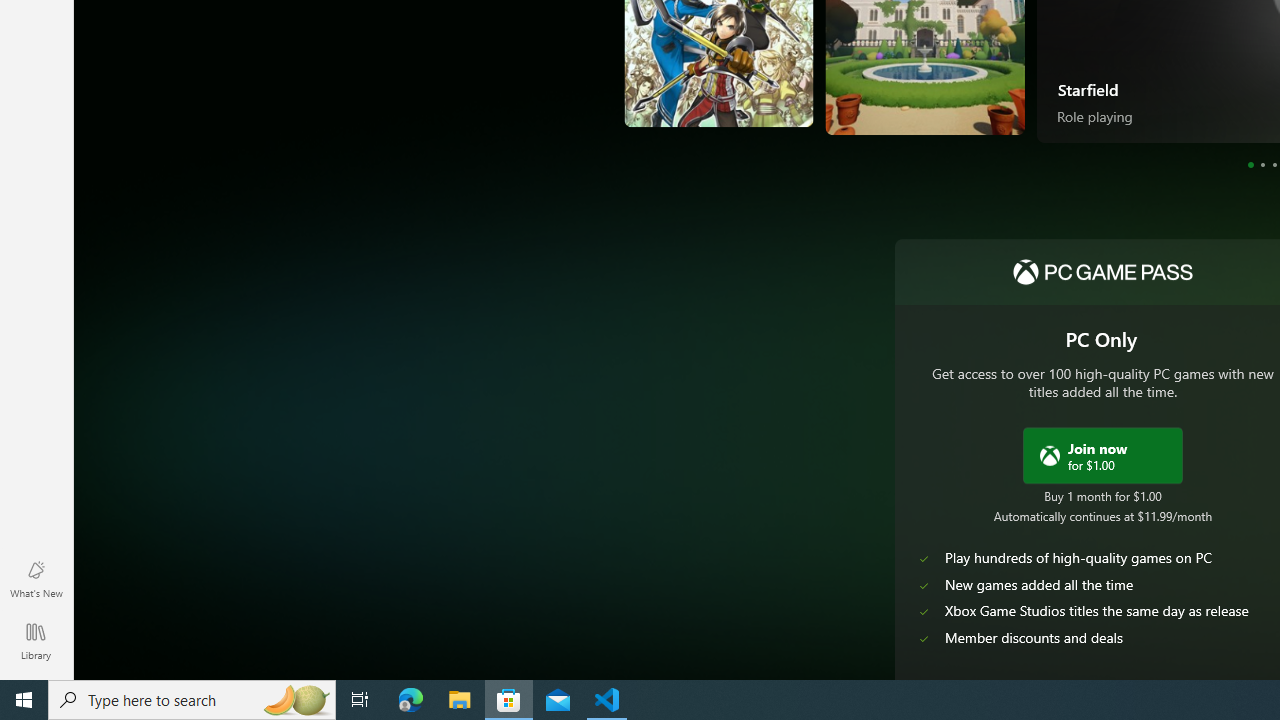  What do you see at coordinates (1261, 163) in the screenshot?
I see `'Page 2'` at bounding box center [1261, 163].